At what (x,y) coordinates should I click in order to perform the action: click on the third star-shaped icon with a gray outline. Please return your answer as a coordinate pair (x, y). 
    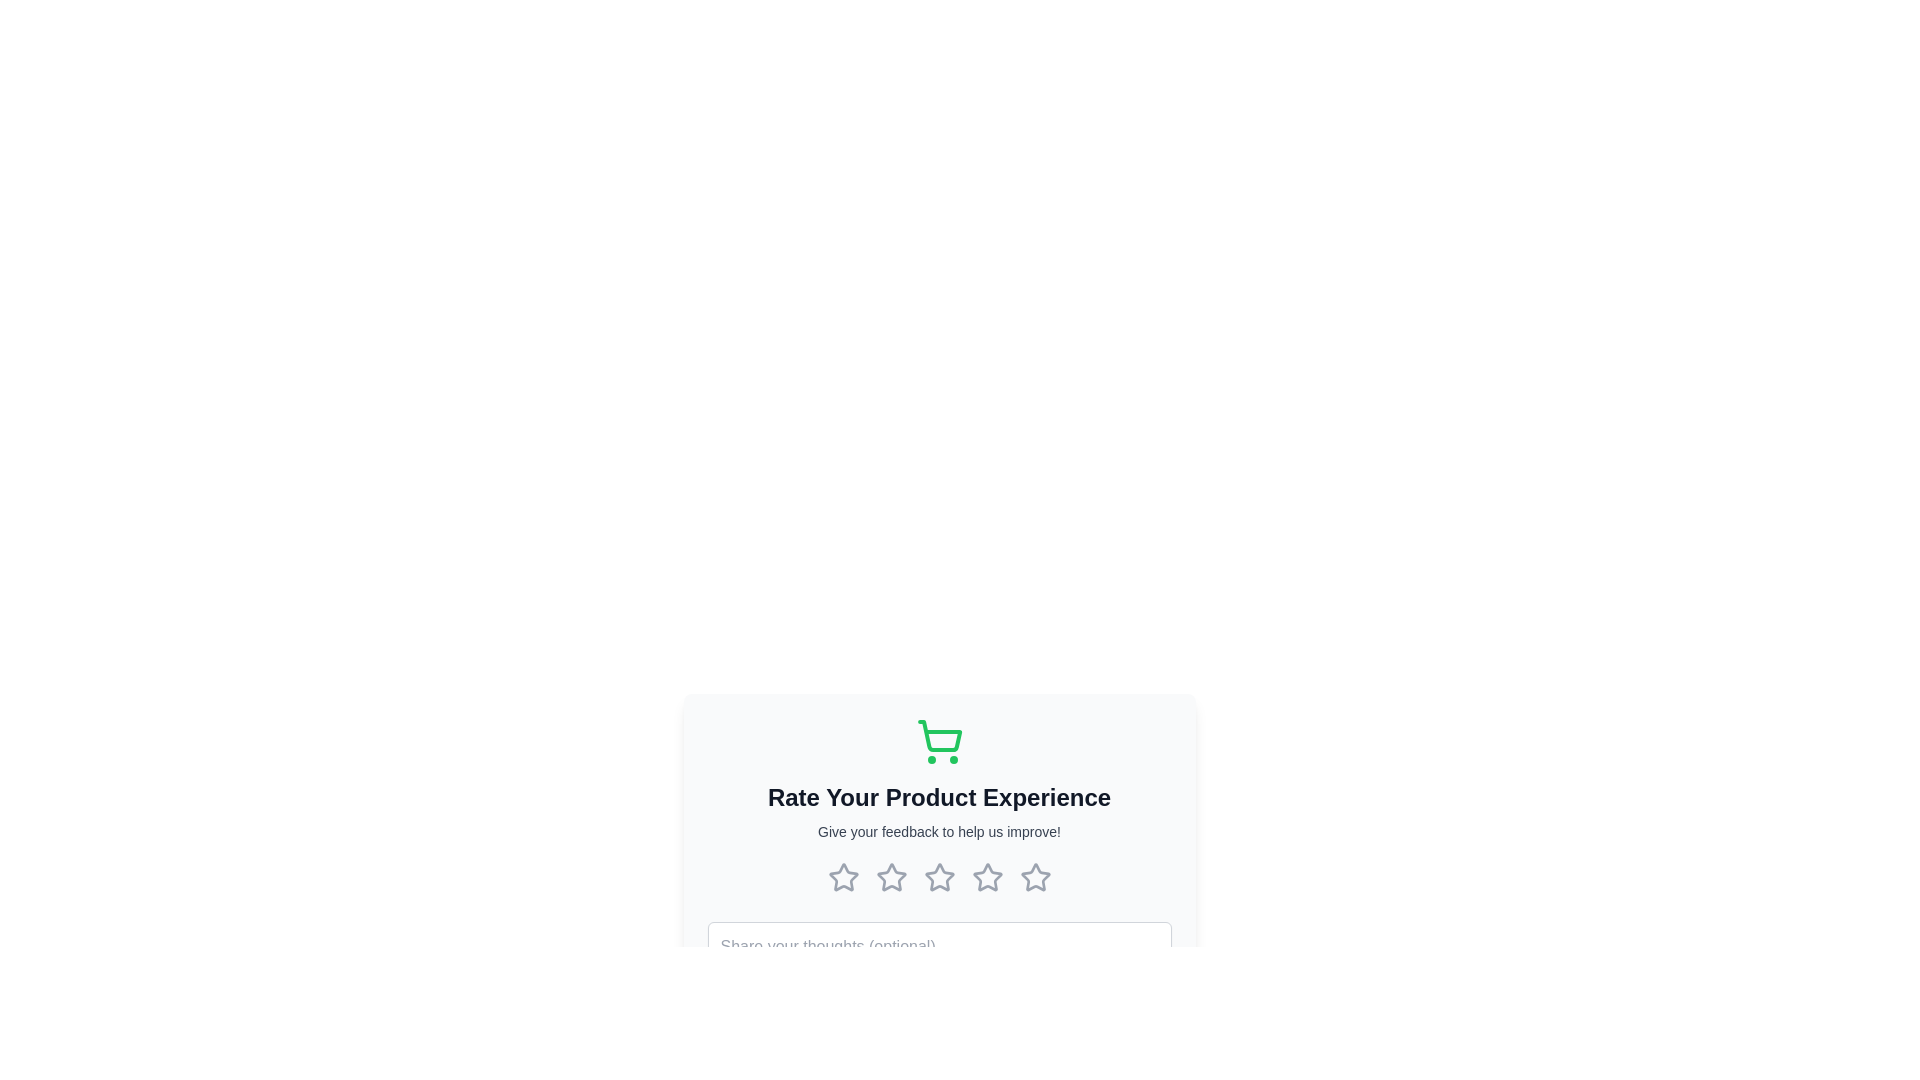
    Looking at the image, I should click on (938, 877).